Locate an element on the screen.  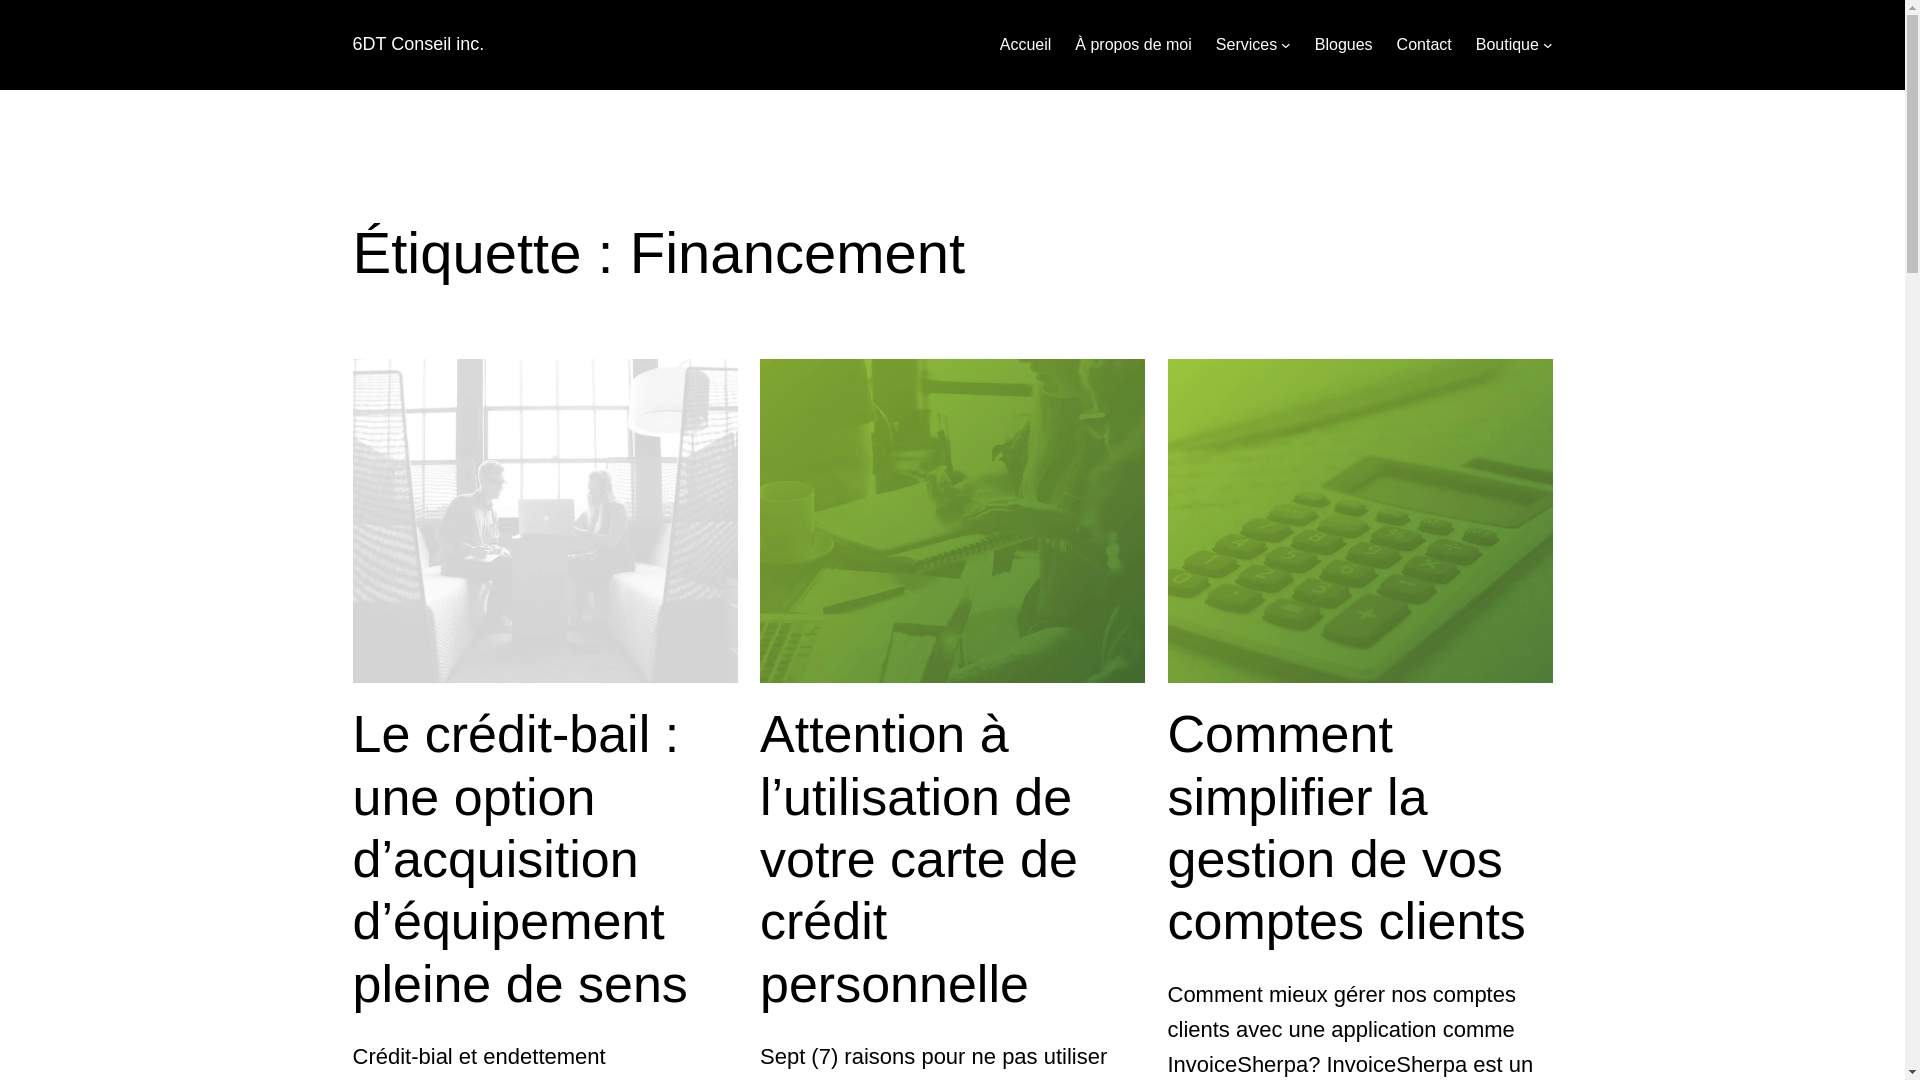
'Accueil' is located at coordinates (1026, 45).